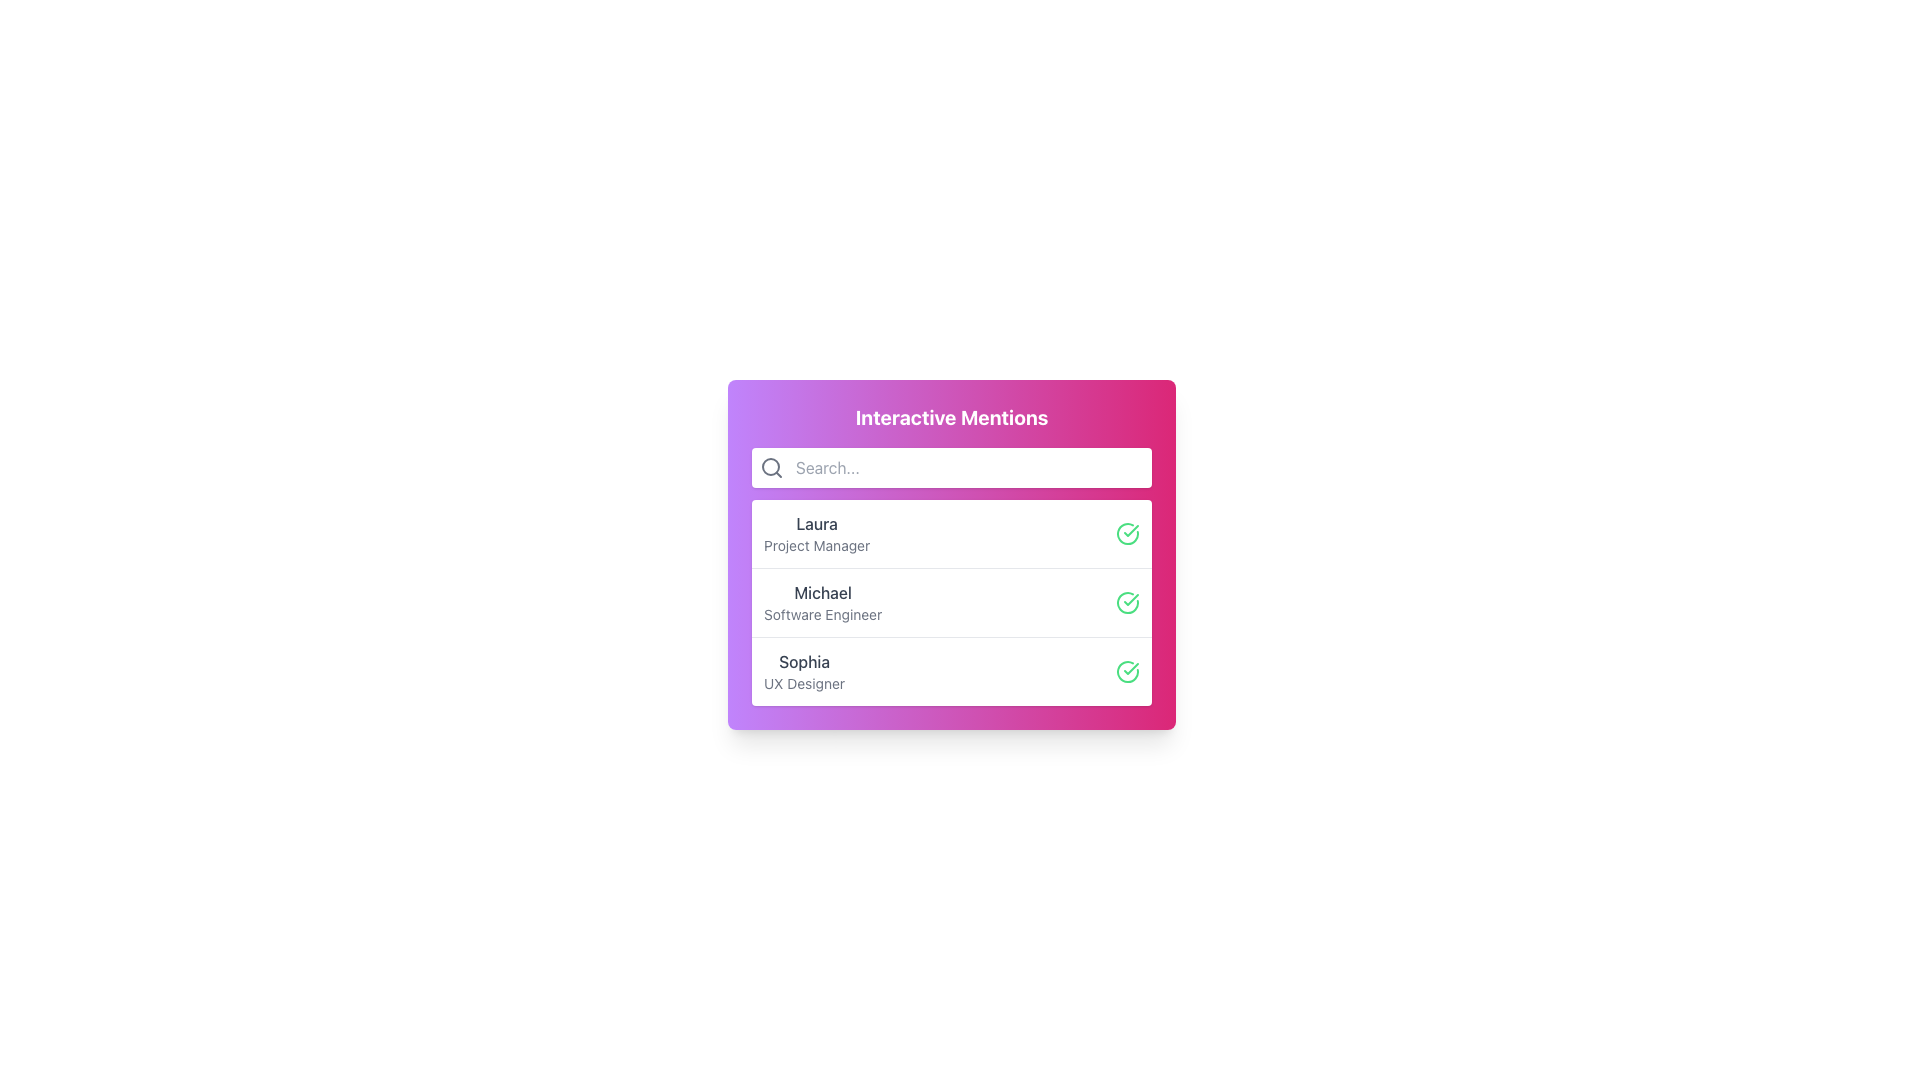  Describe the element at coordinates (950, 601) in the screenshot. I see `roles and names listed in the component that displays individuals and their roles, located centrally below the 'Interactive Mentions' header and following the search bar` at that location.